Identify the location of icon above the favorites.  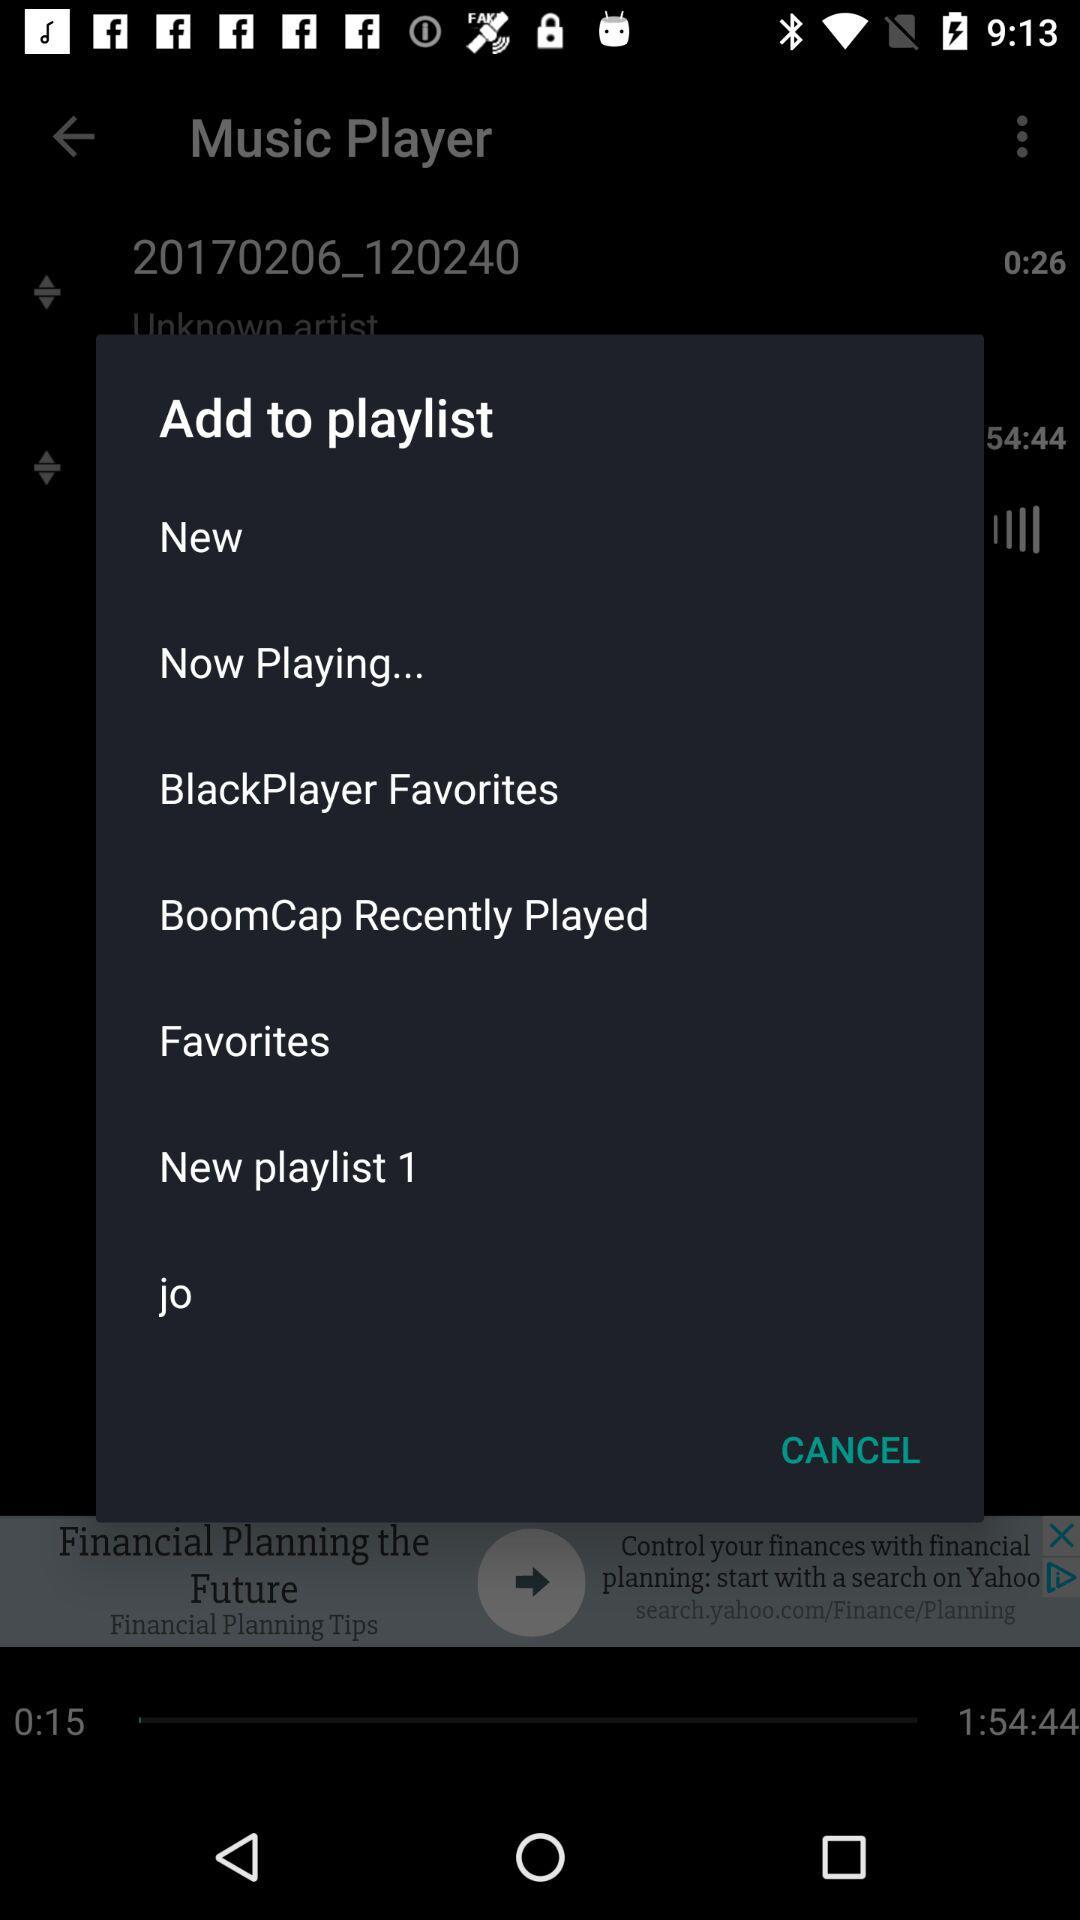
(540, 912).